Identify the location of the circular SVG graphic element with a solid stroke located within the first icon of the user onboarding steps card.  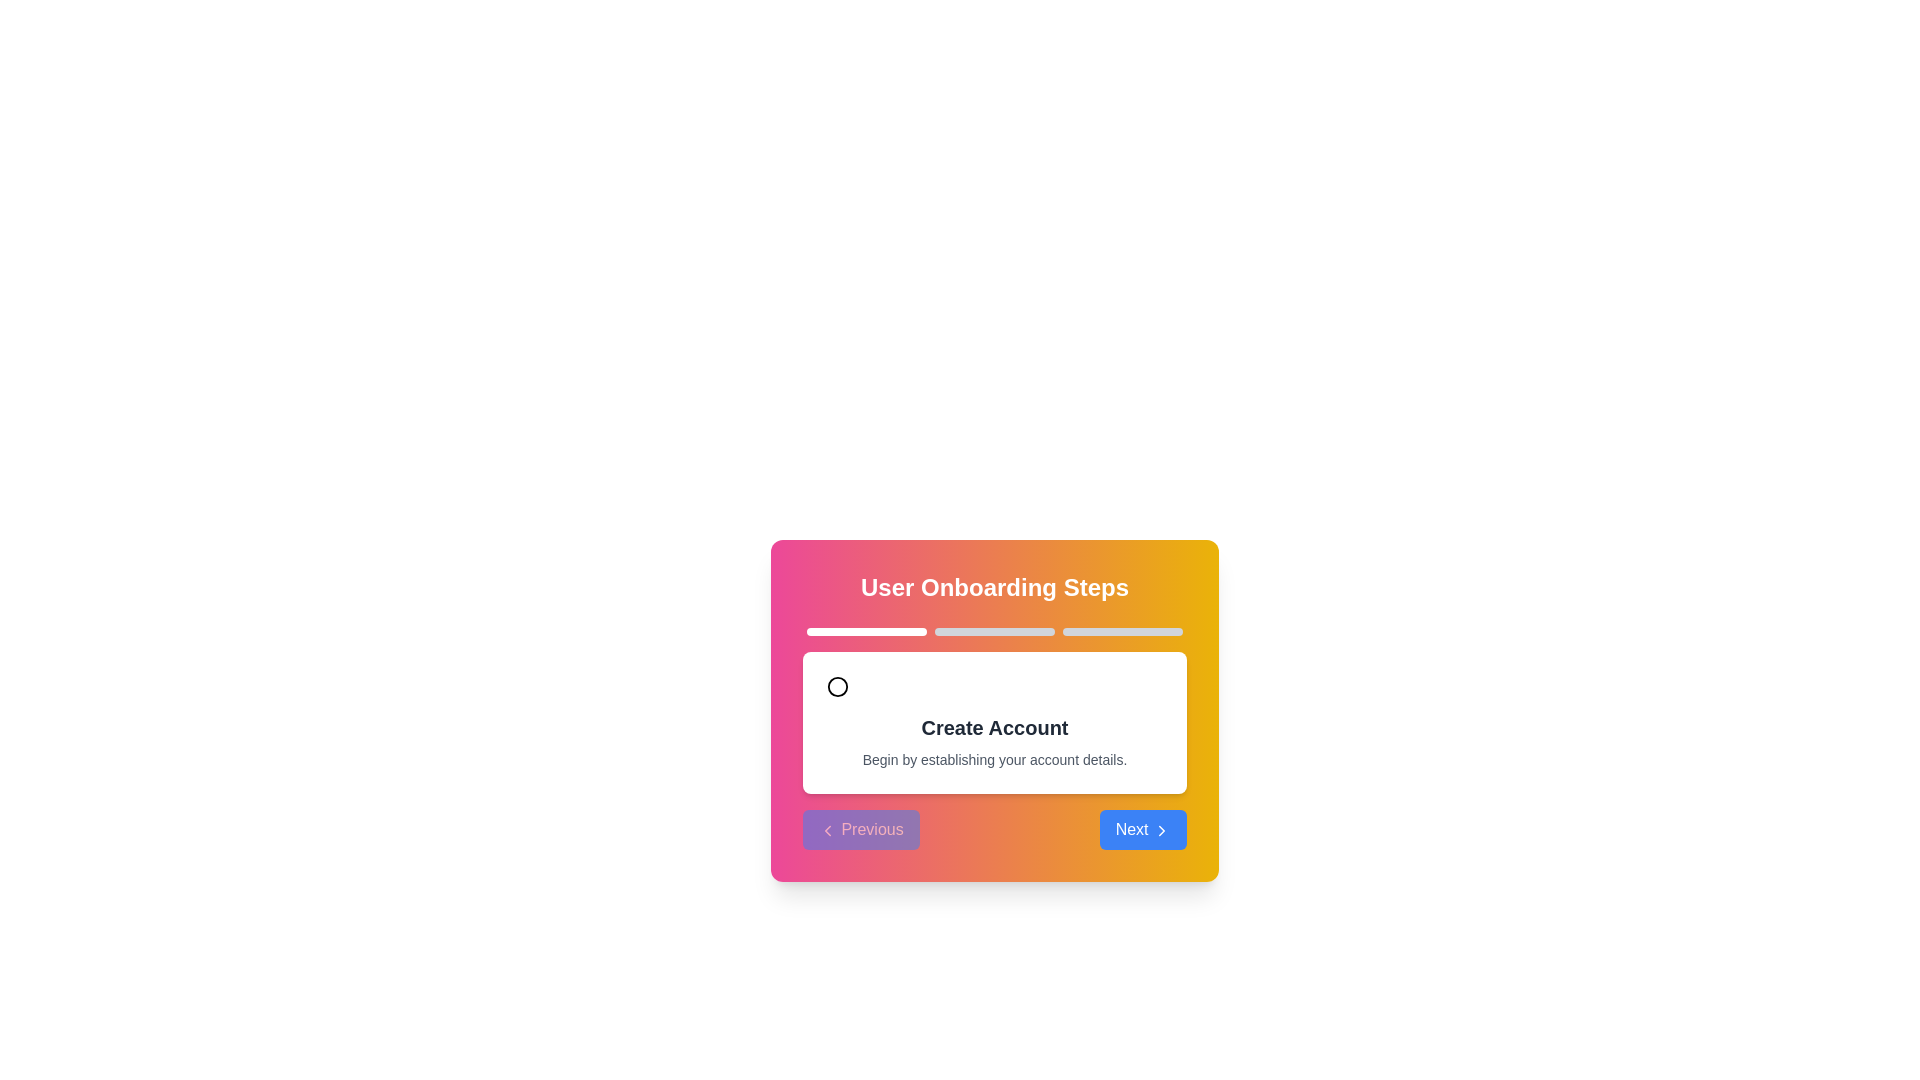
(838, 685).